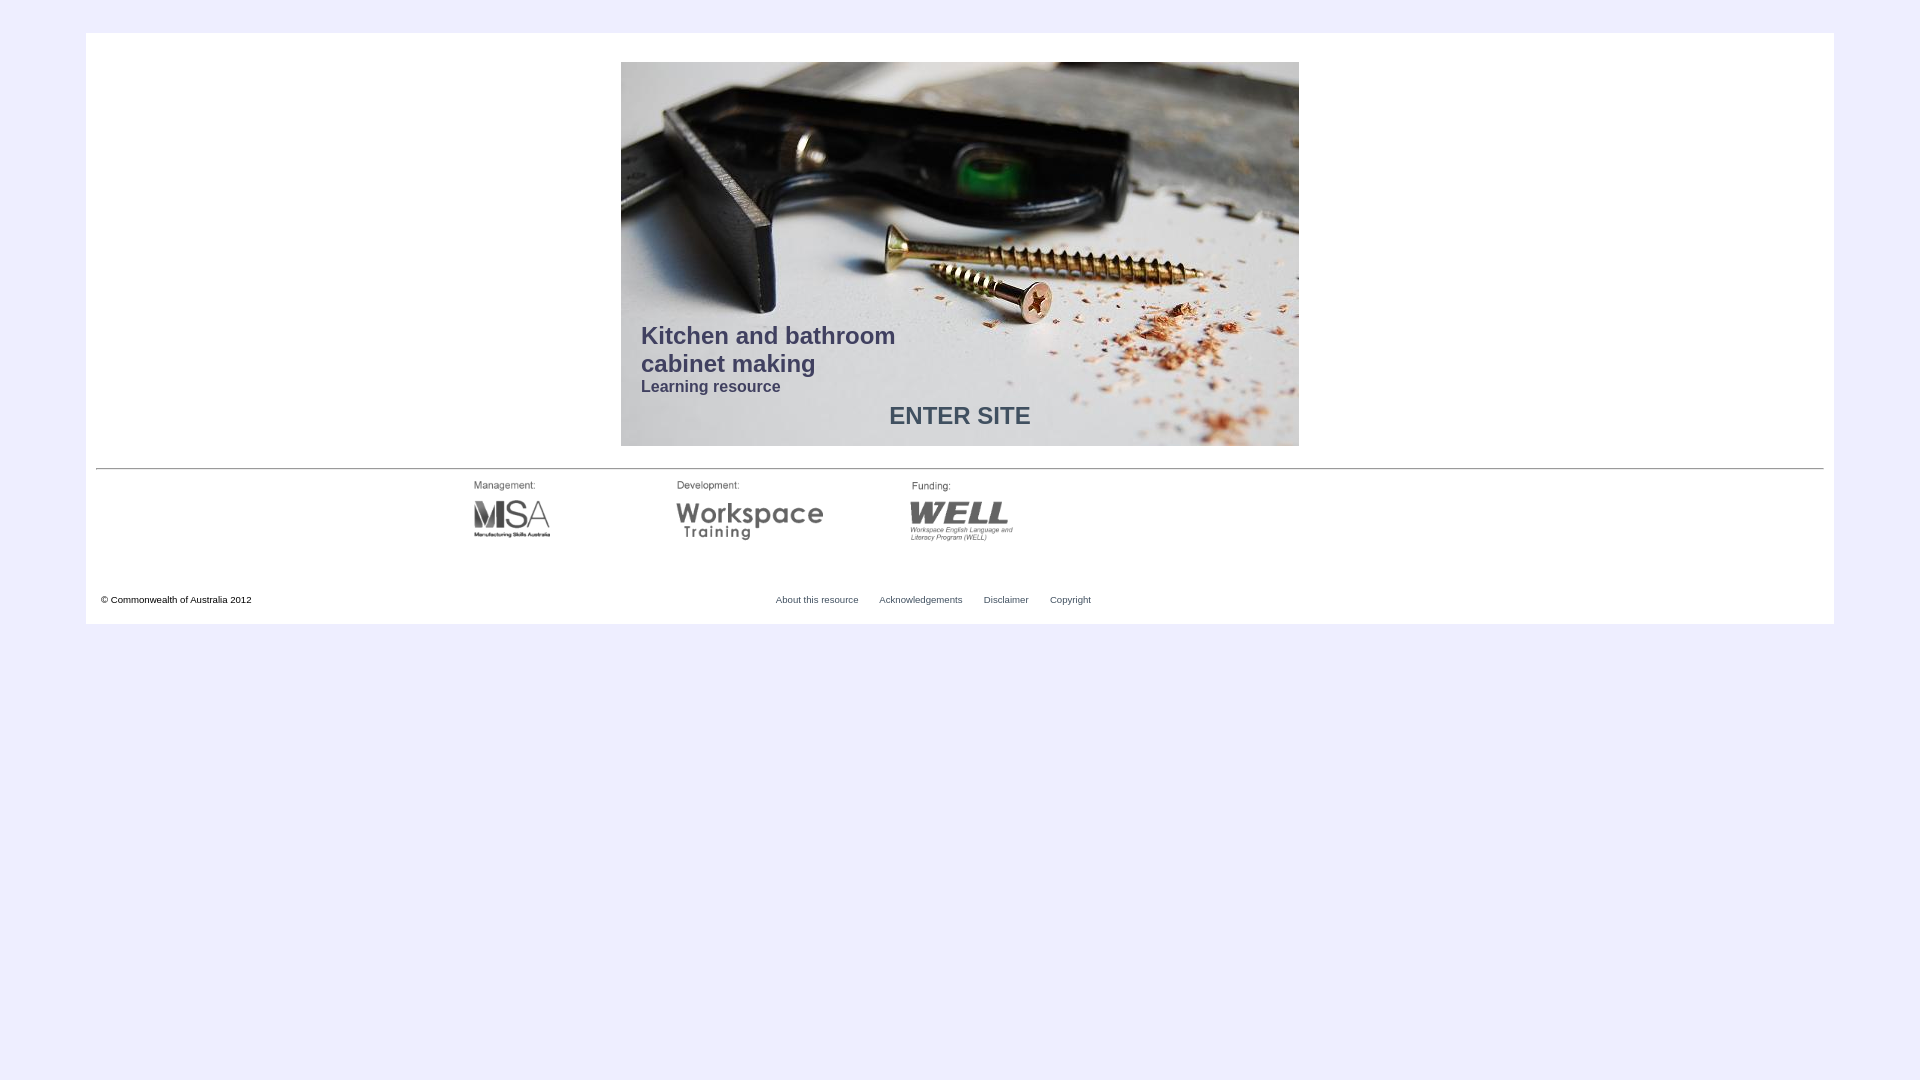  I want to click on 'Acknowledgements', so click(919, 598).